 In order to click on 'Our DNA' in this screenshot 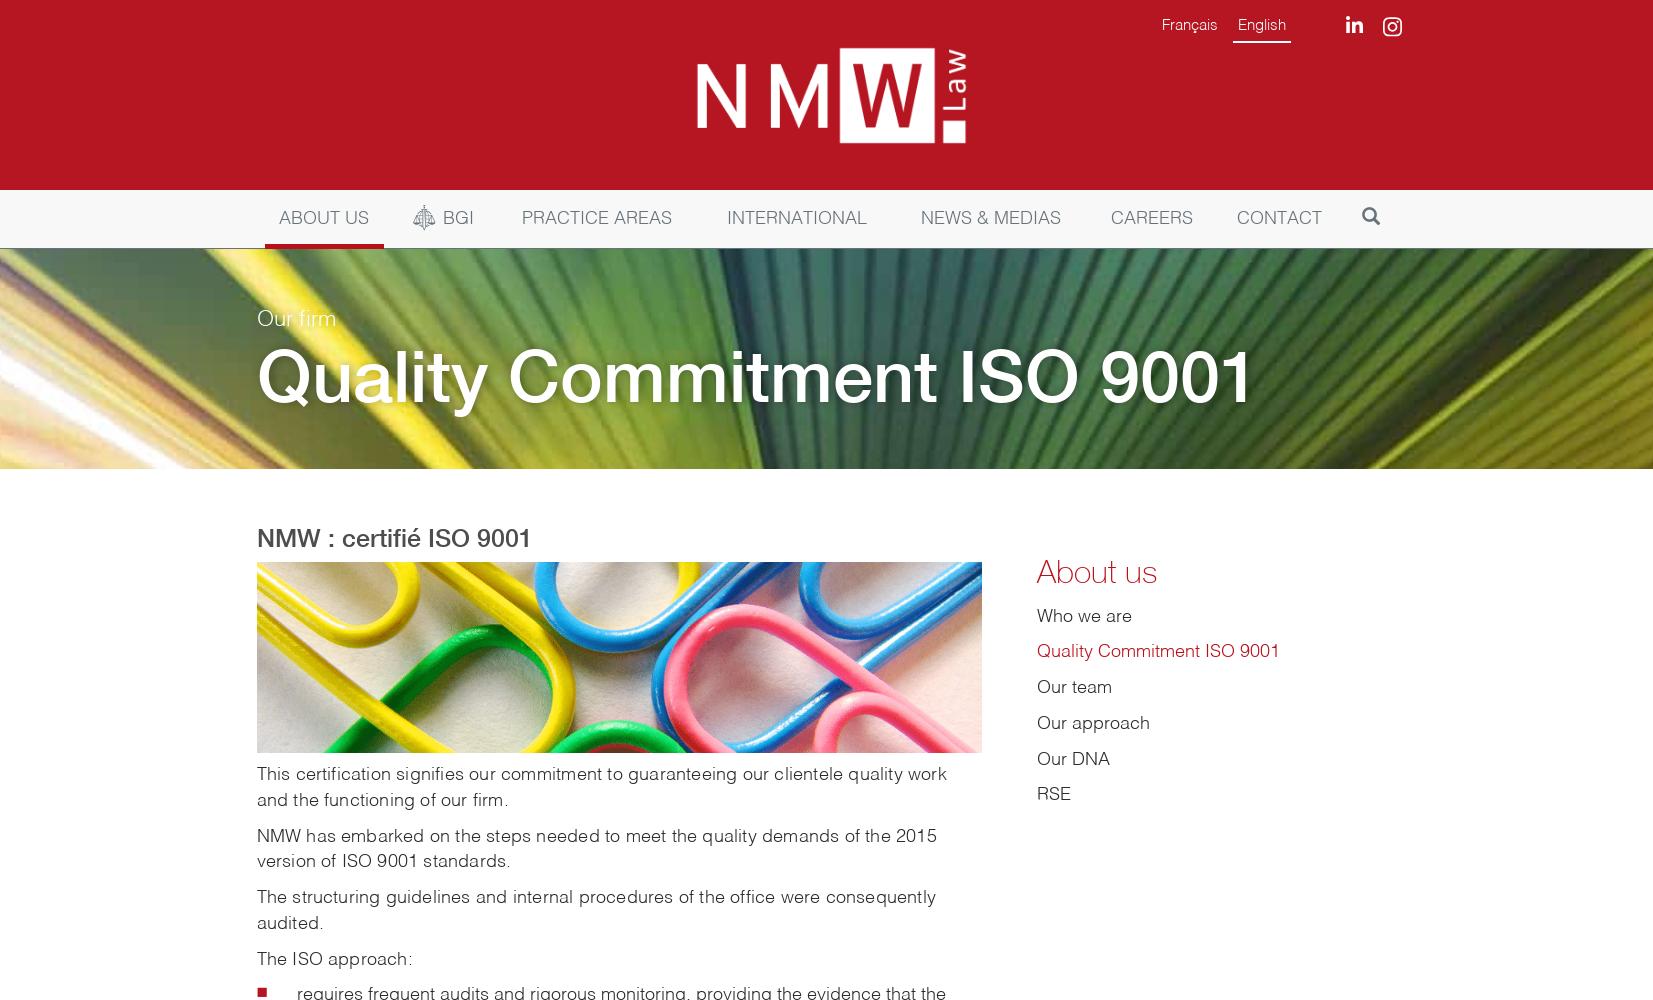, I will do `click(1072, 759)`.